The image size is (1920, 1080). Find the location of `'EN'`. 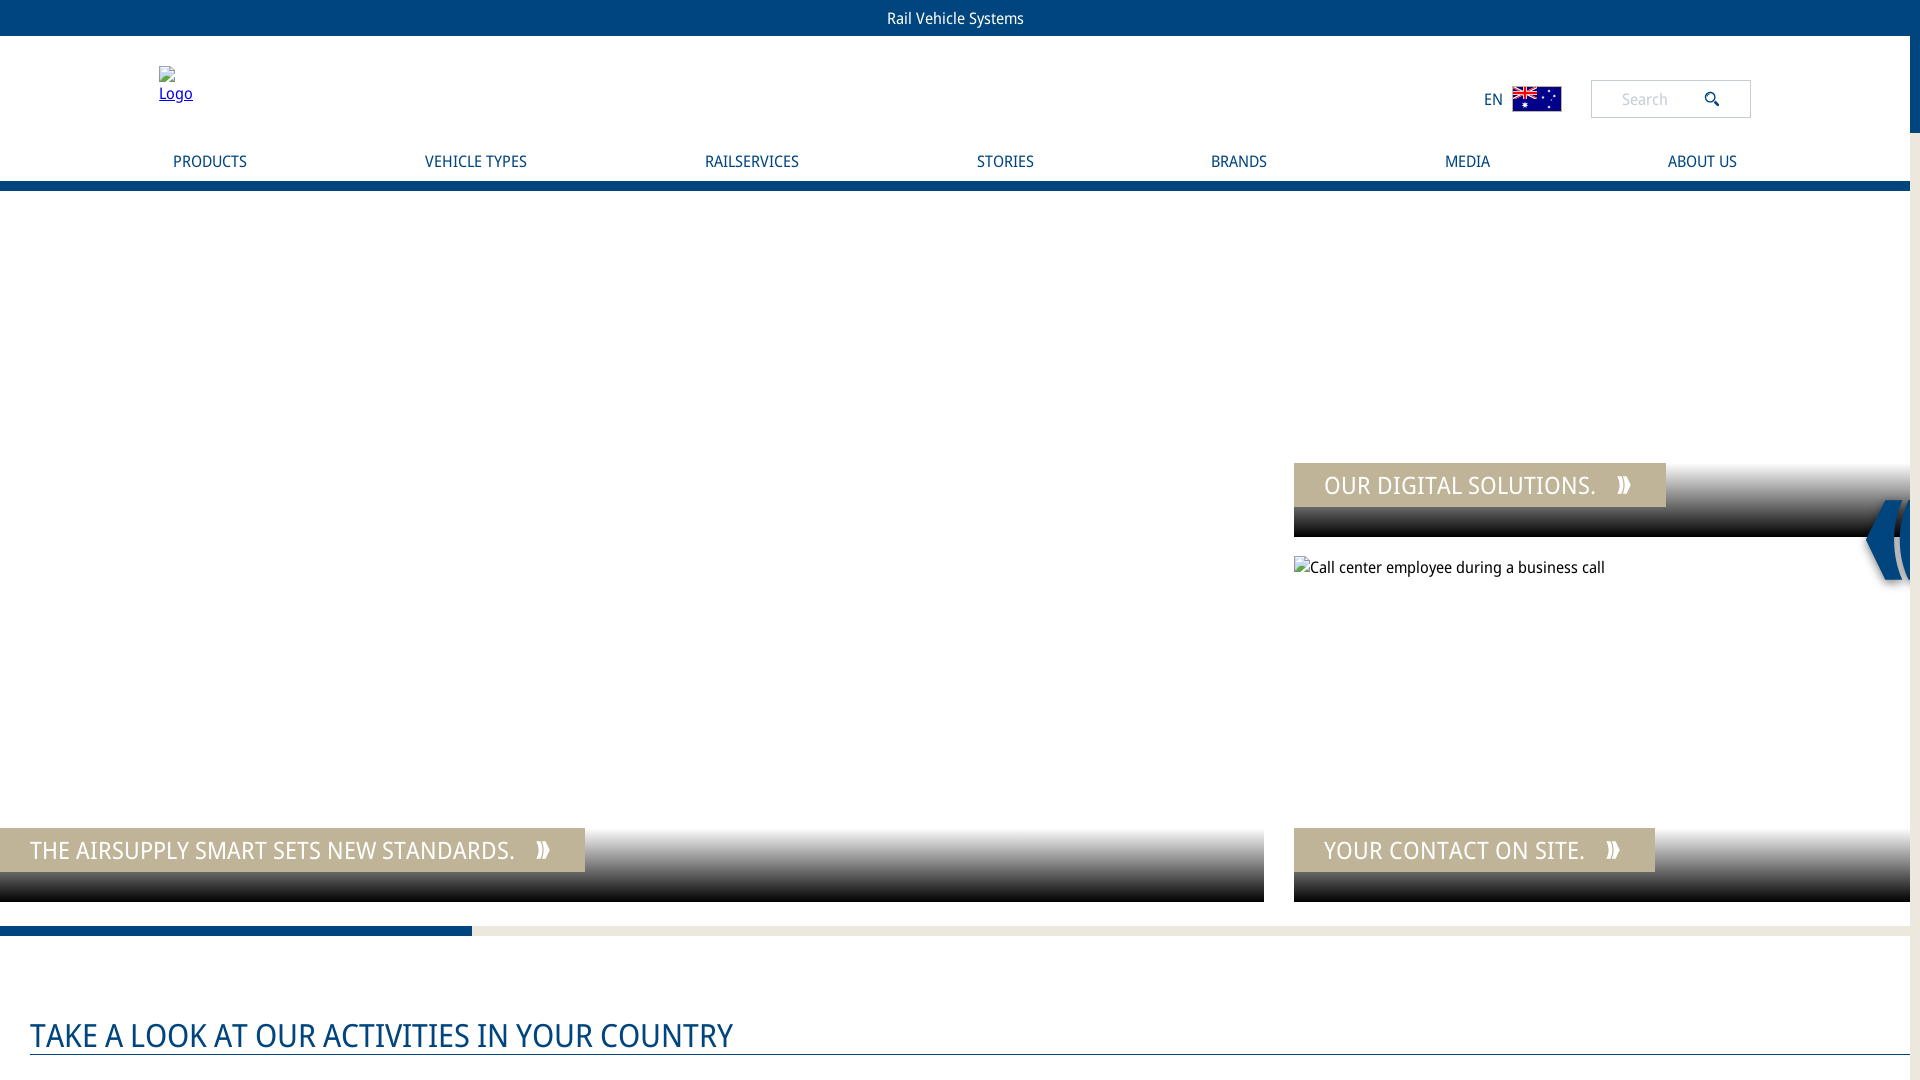

'EN' is located at coordinates (1521, 97).